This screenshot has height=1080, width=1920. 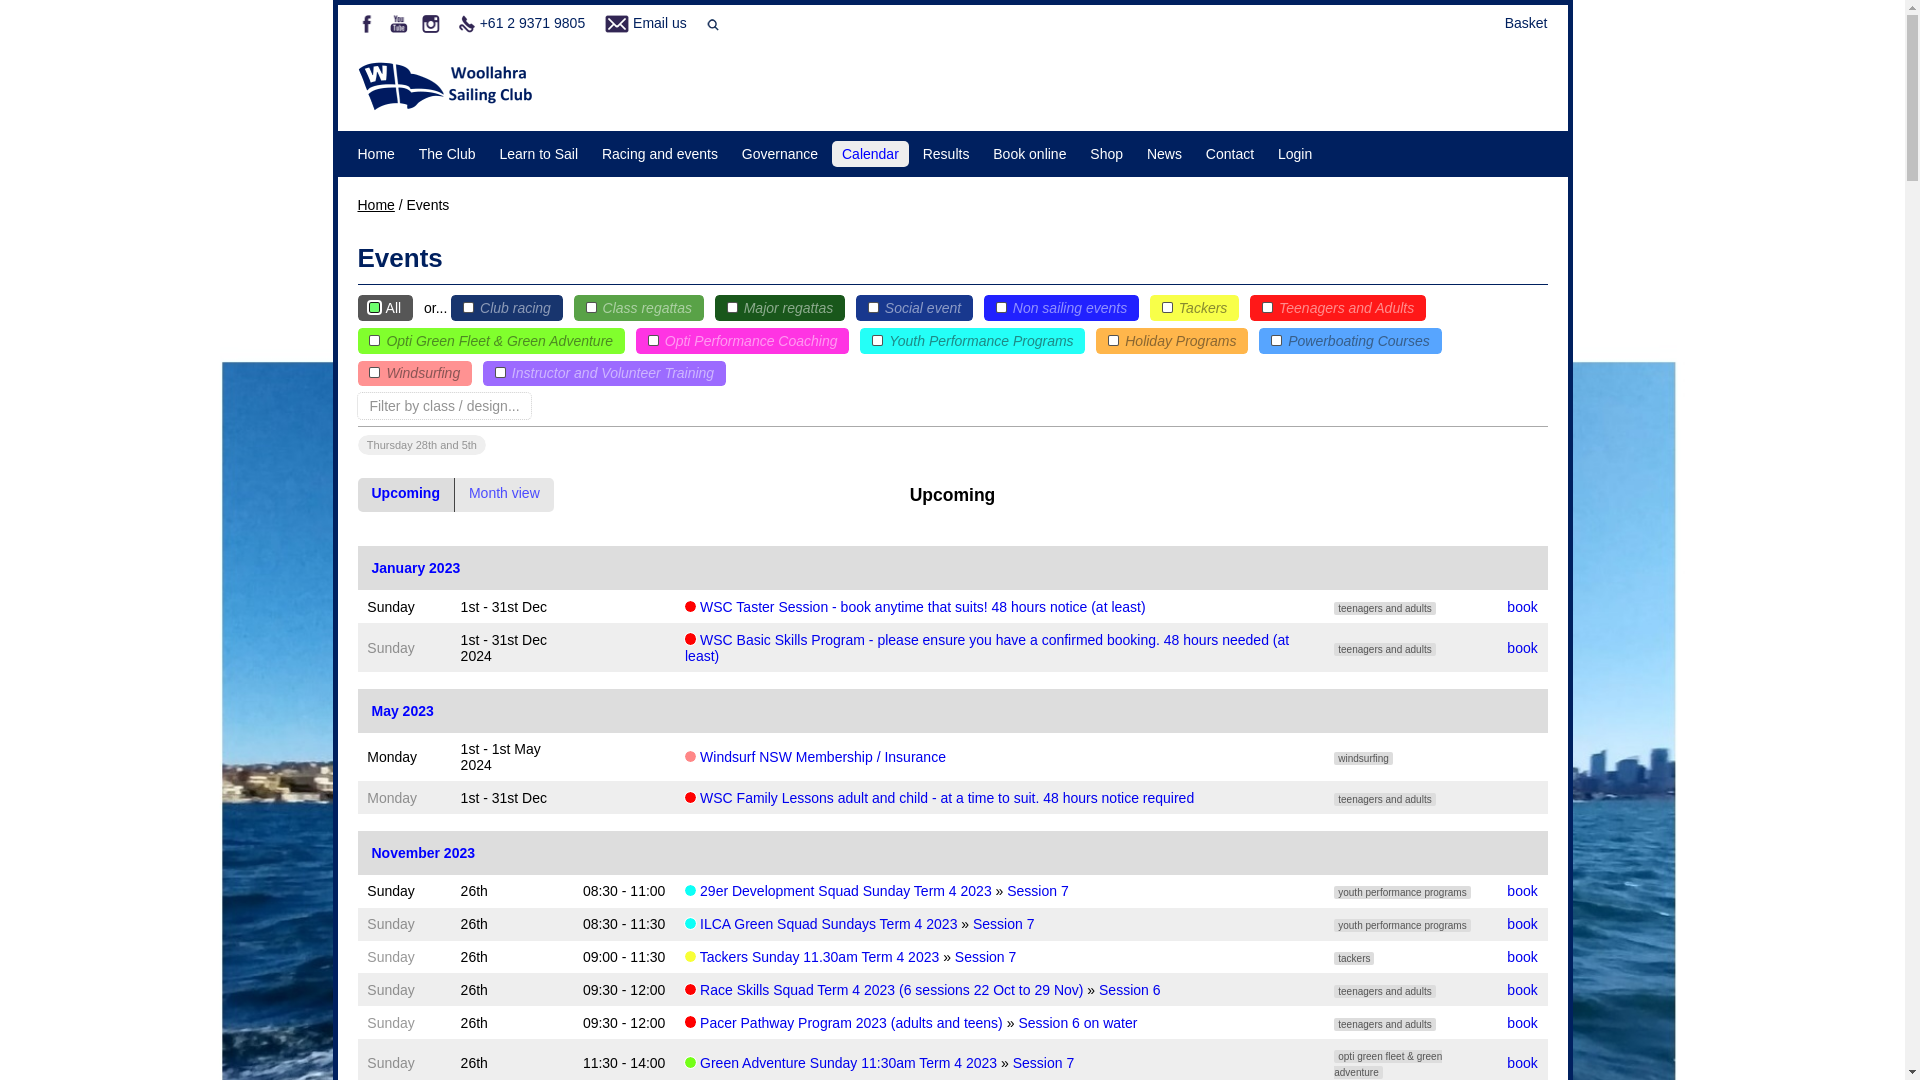 What do you see at coordinates (1520, 1022) in the screenshot?
I see `'book'` at bounding box center [1520, 1022].